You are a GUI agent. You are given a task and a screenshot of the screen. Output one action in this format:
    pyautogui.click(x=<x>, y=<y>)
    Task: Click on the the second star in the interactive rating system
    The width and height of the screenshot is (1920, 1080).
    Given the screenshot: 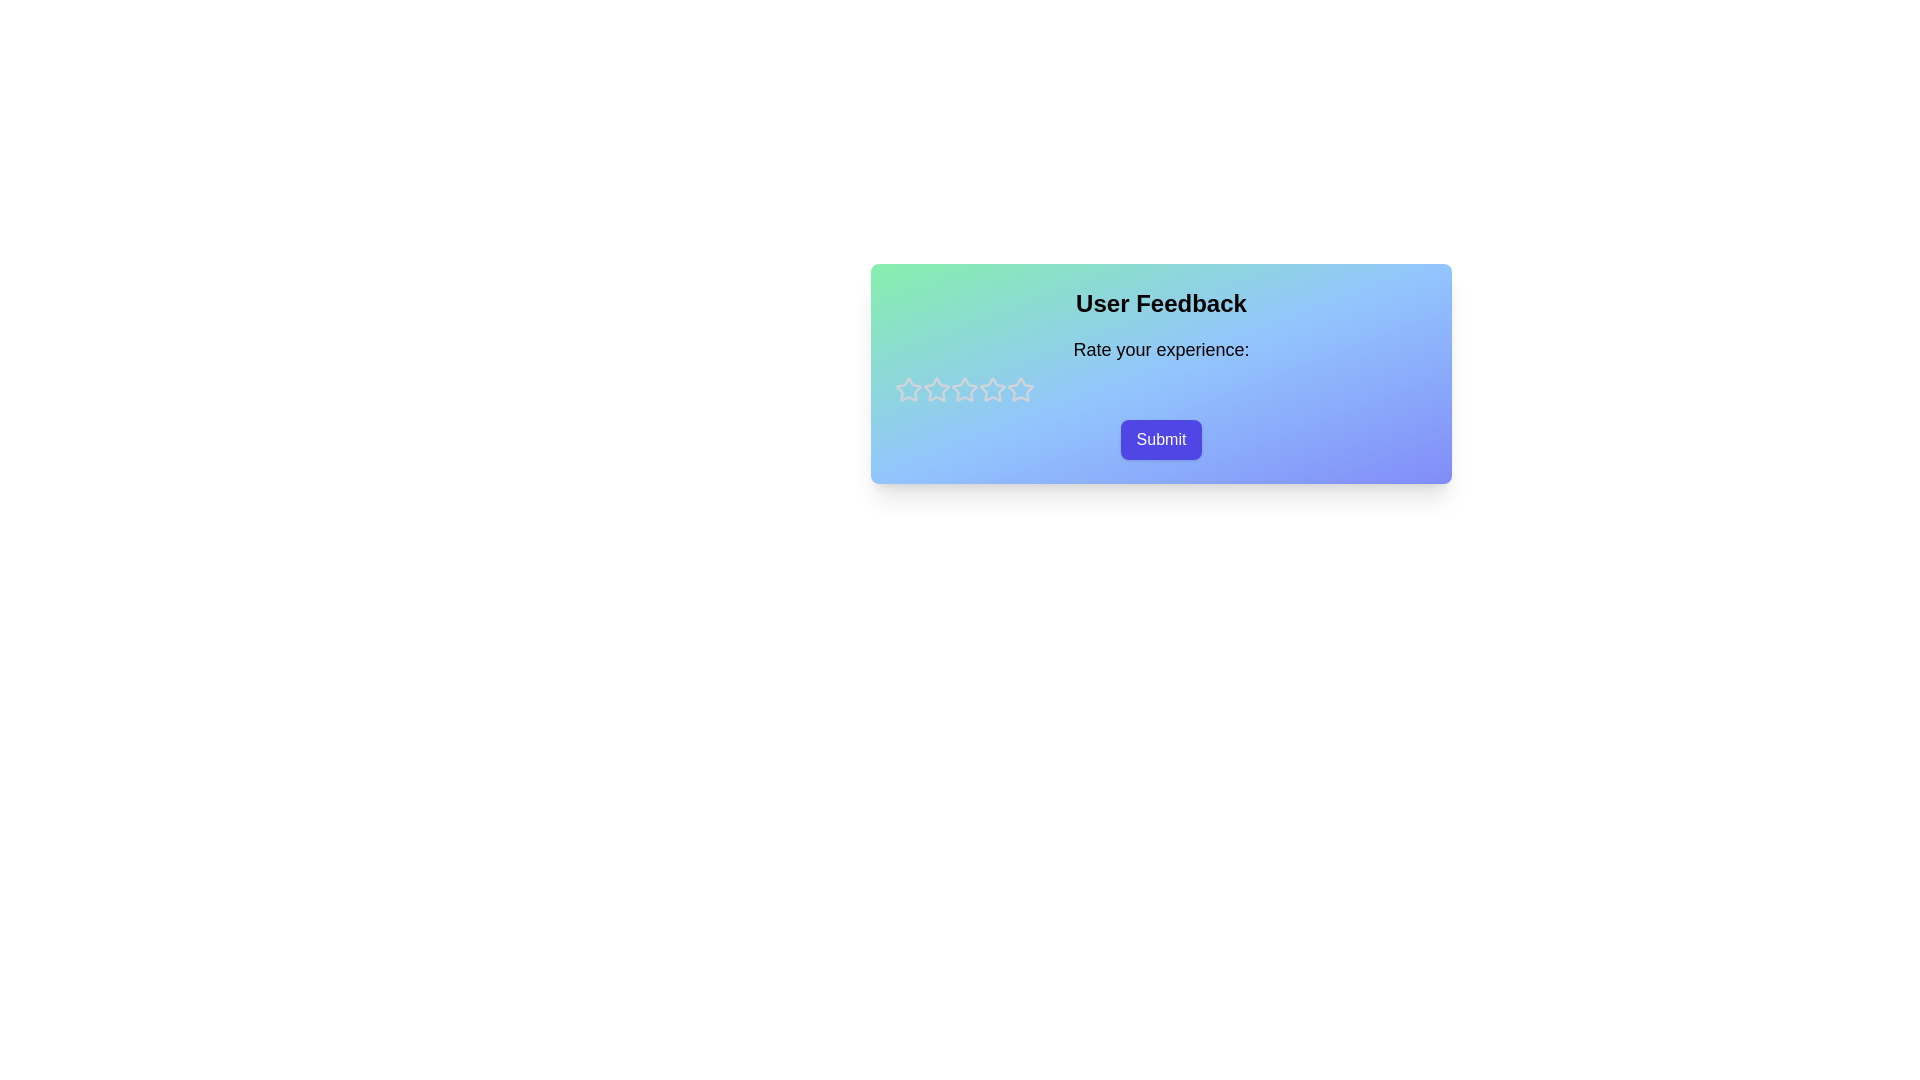 What is the action you would take?
    pyautogui.click(x=964, y=389)
    